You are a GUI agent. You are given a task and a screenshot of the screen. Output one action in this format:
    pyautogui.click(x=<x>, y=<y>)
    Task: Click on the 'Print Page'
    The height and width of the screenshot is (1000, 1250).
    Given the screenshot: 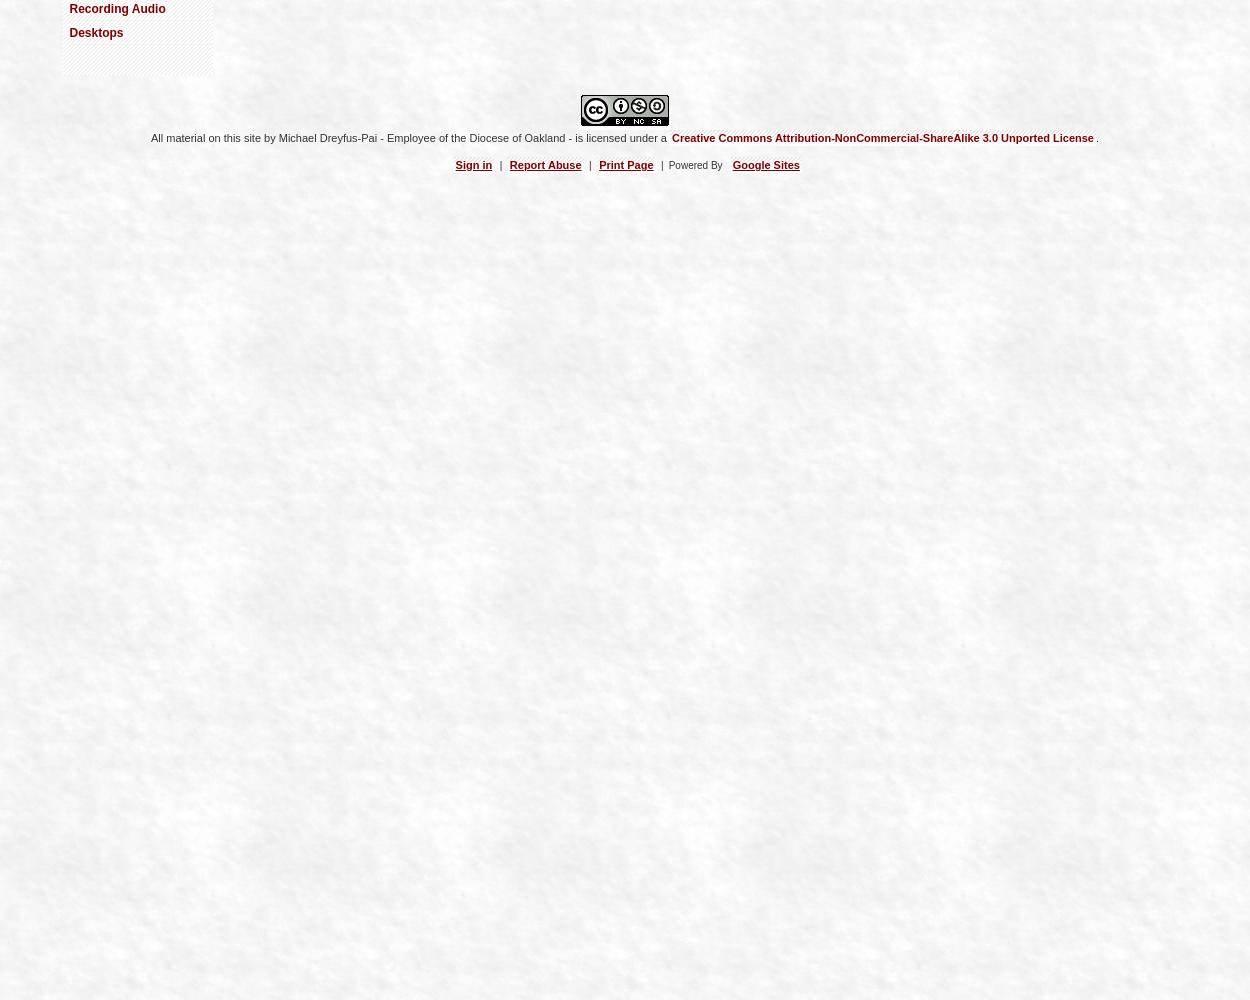 What is the action you would take?
    pyautogui.click(x=626, y=164)
    